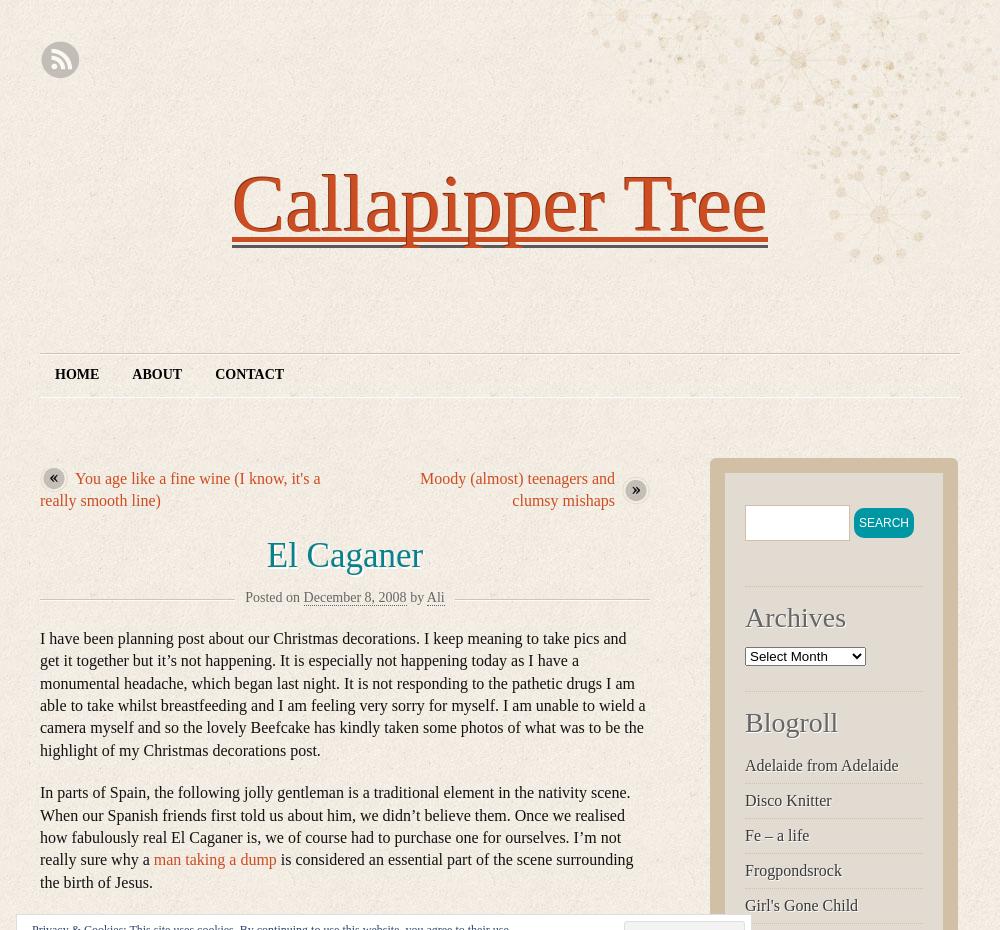 The height and width of the screenshot is (930, 1000). Describe the element at coordinates (180, 488) in the screenshot. I see `'You age like a fine wine (I know, it's a really smooth line)'` at that location.